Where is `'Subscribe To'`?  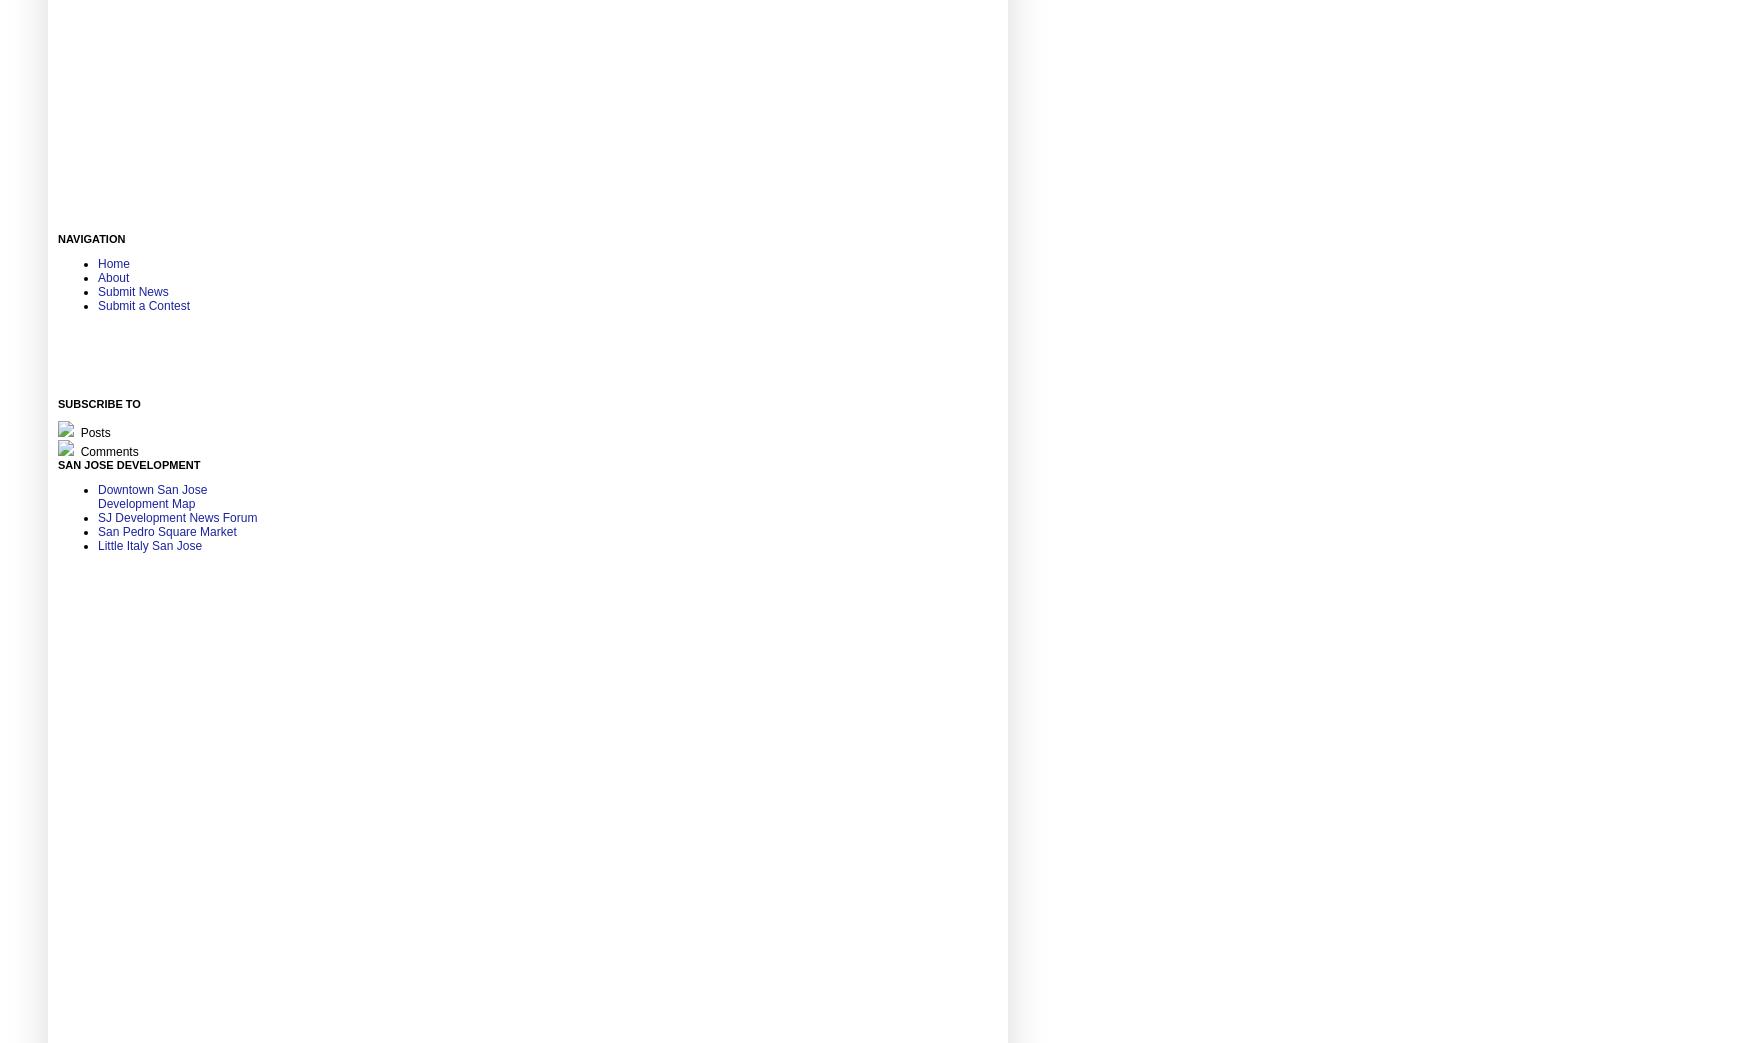 'Subscribe To' is located at coordinates (98, 403).